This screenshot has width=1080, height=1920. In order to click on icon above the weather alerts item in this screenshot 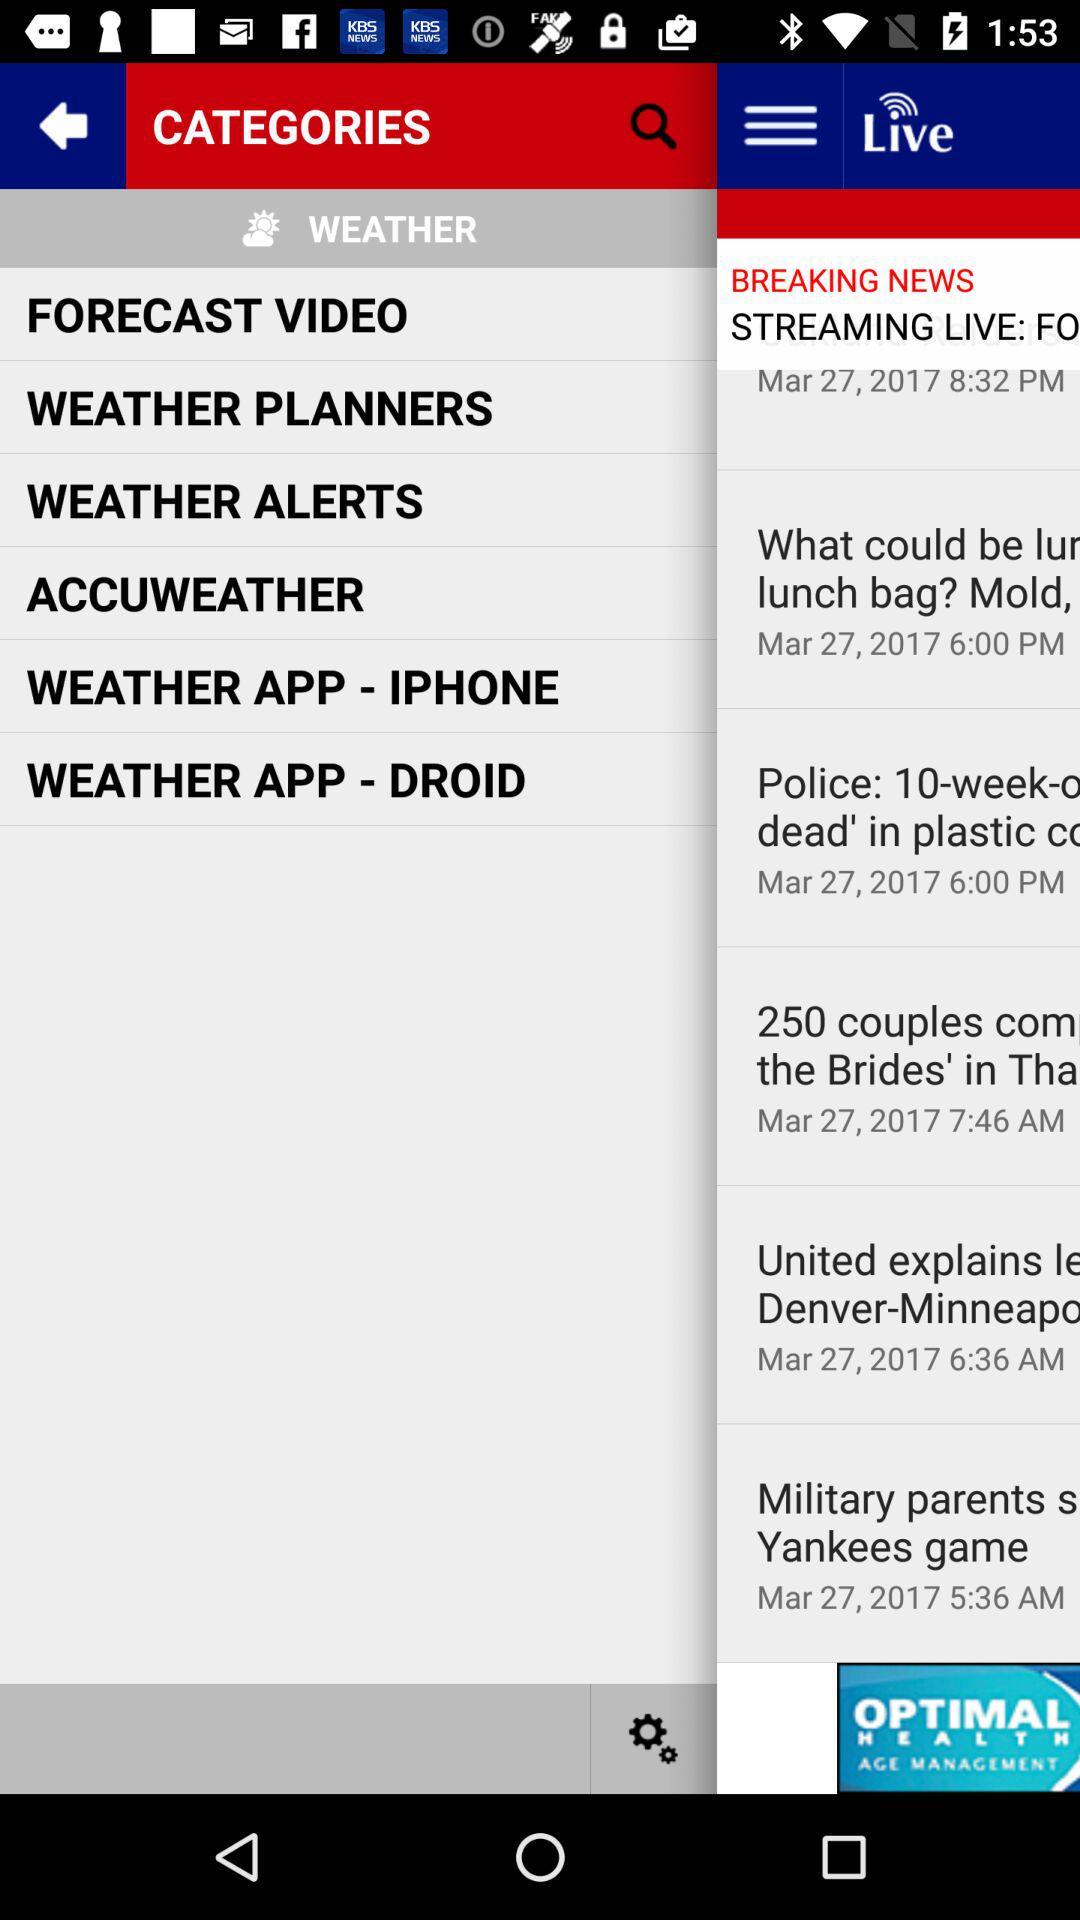, I will do `click(258, 405)`.